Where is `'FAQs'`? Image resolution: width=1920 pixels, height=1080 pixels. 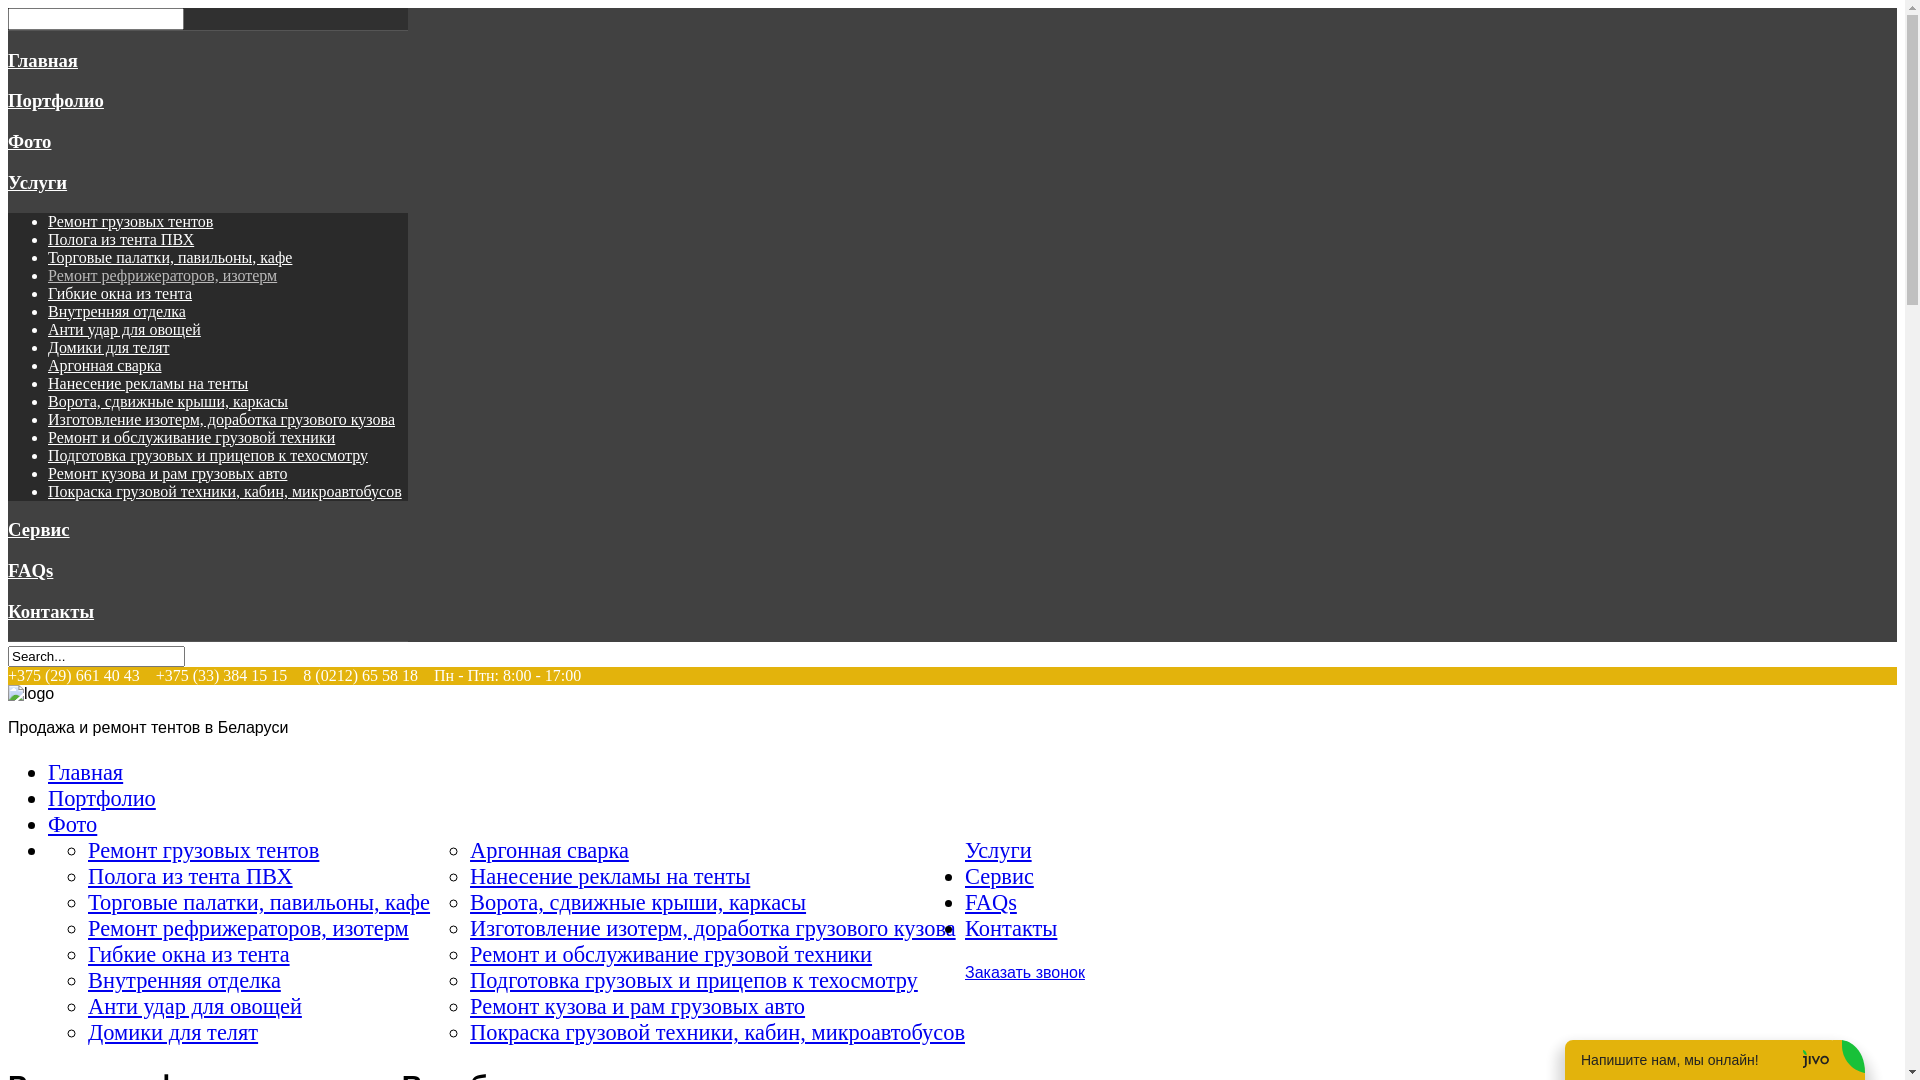 'FAQs' is located at coordinates (990, 902).